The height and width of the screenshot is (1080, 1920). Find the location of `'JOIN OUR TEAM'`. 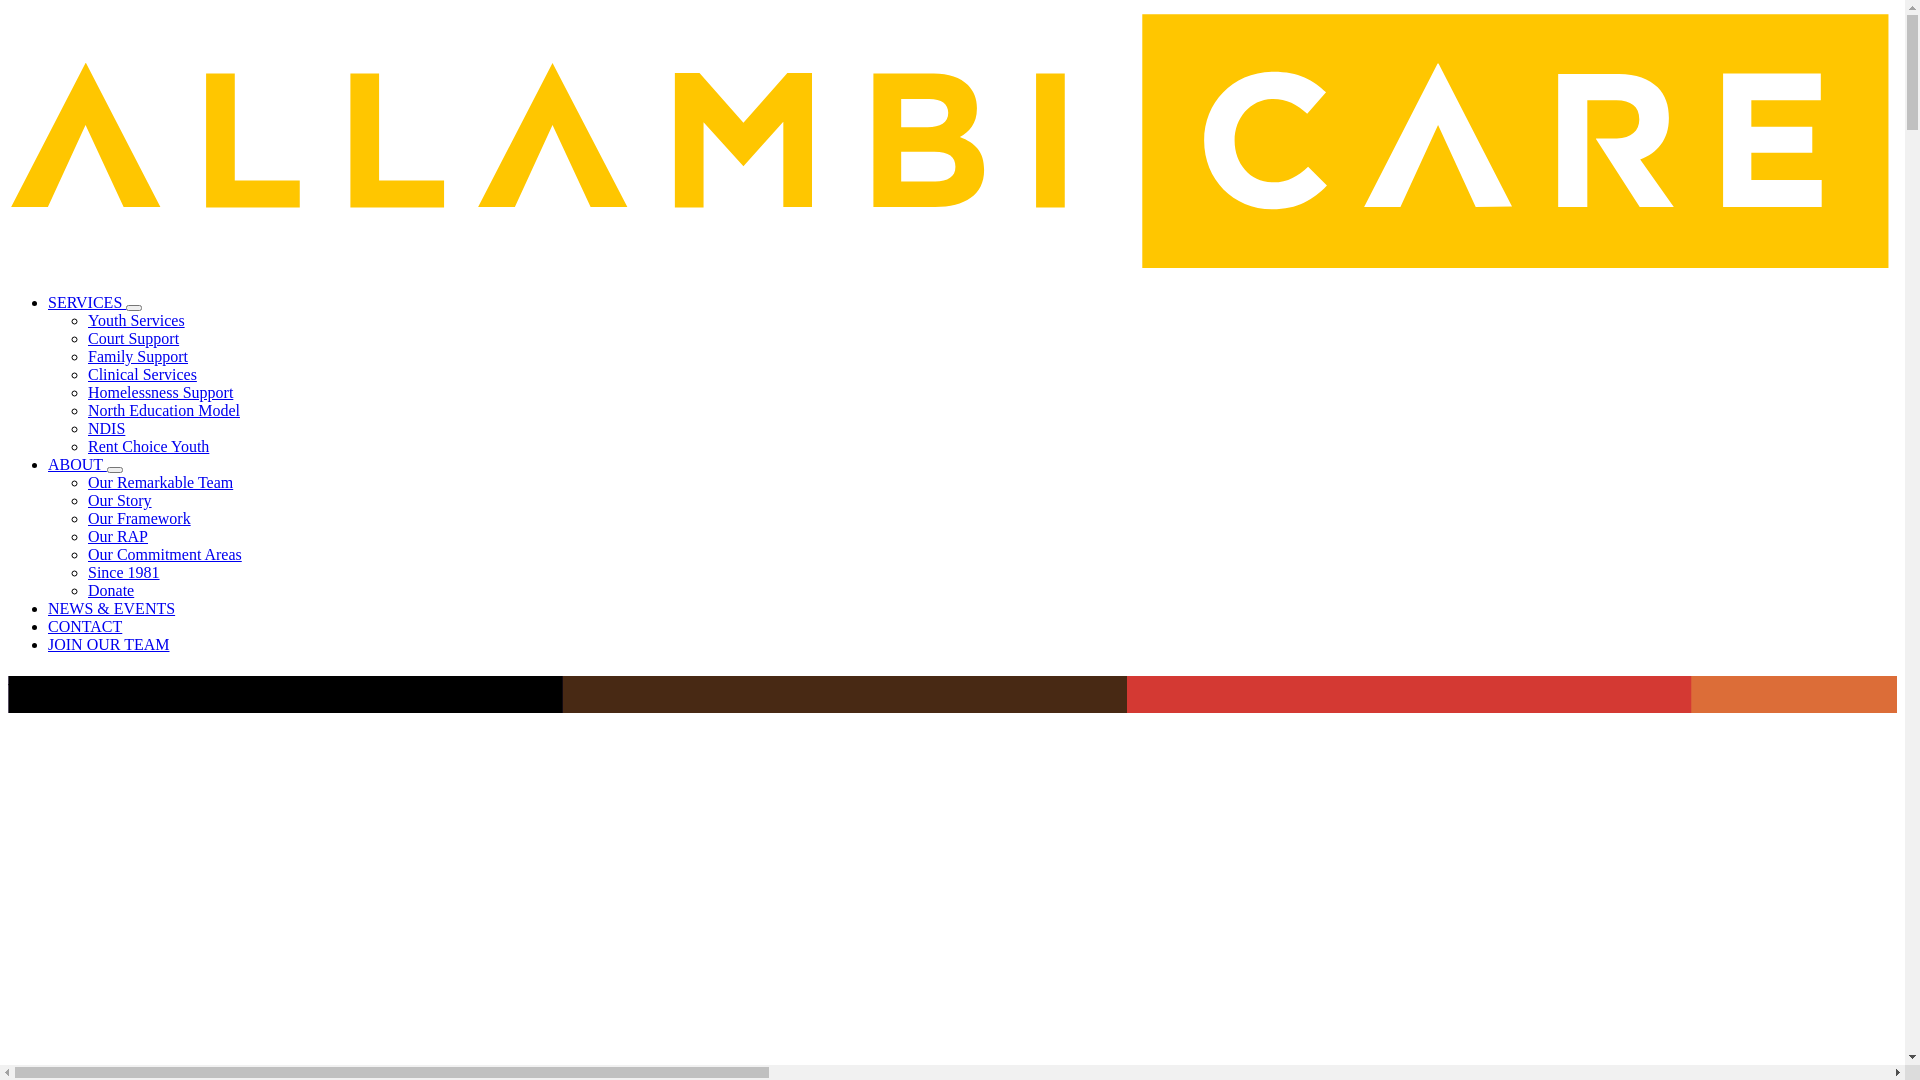

'JOIN OUR TEAM' is located at coordinates (48, 644).